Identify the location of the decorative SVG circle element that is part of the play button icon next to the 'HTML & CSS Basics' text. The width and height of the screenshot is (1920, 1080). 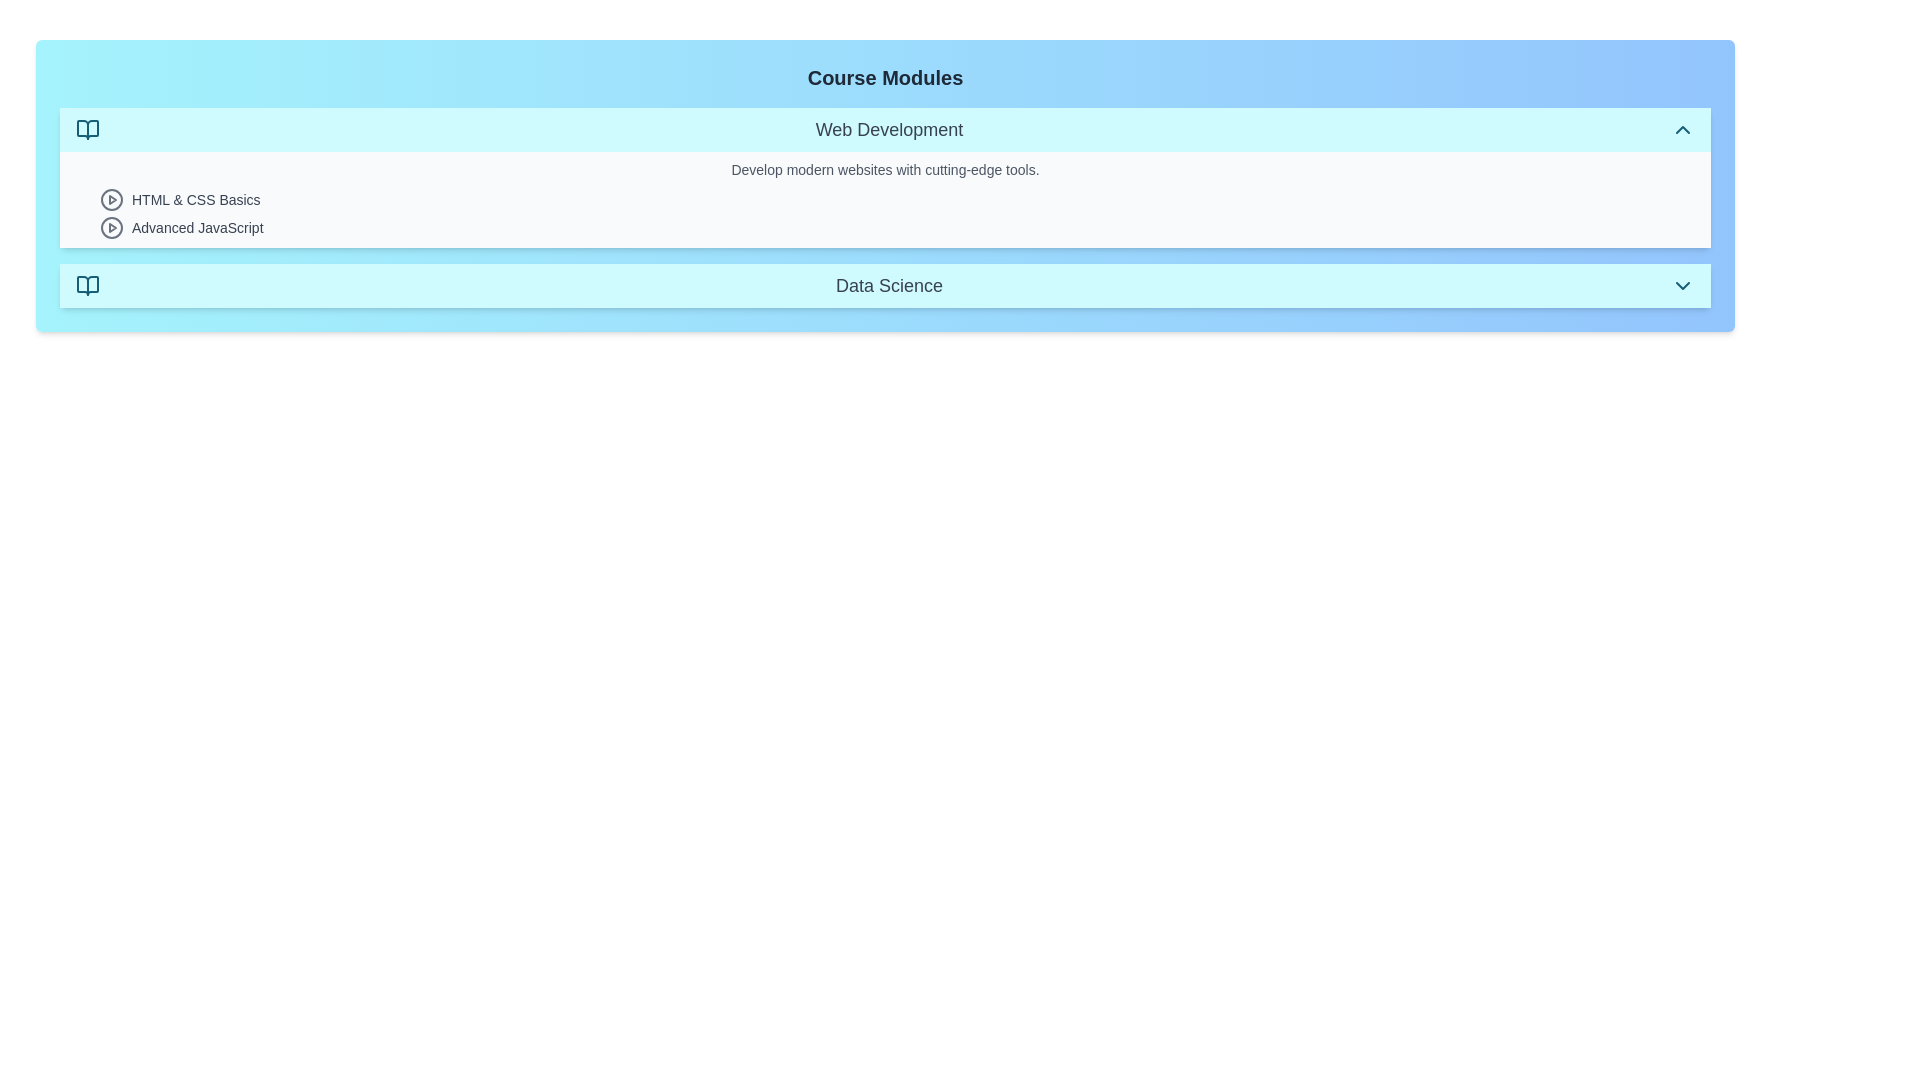
(110, 200).